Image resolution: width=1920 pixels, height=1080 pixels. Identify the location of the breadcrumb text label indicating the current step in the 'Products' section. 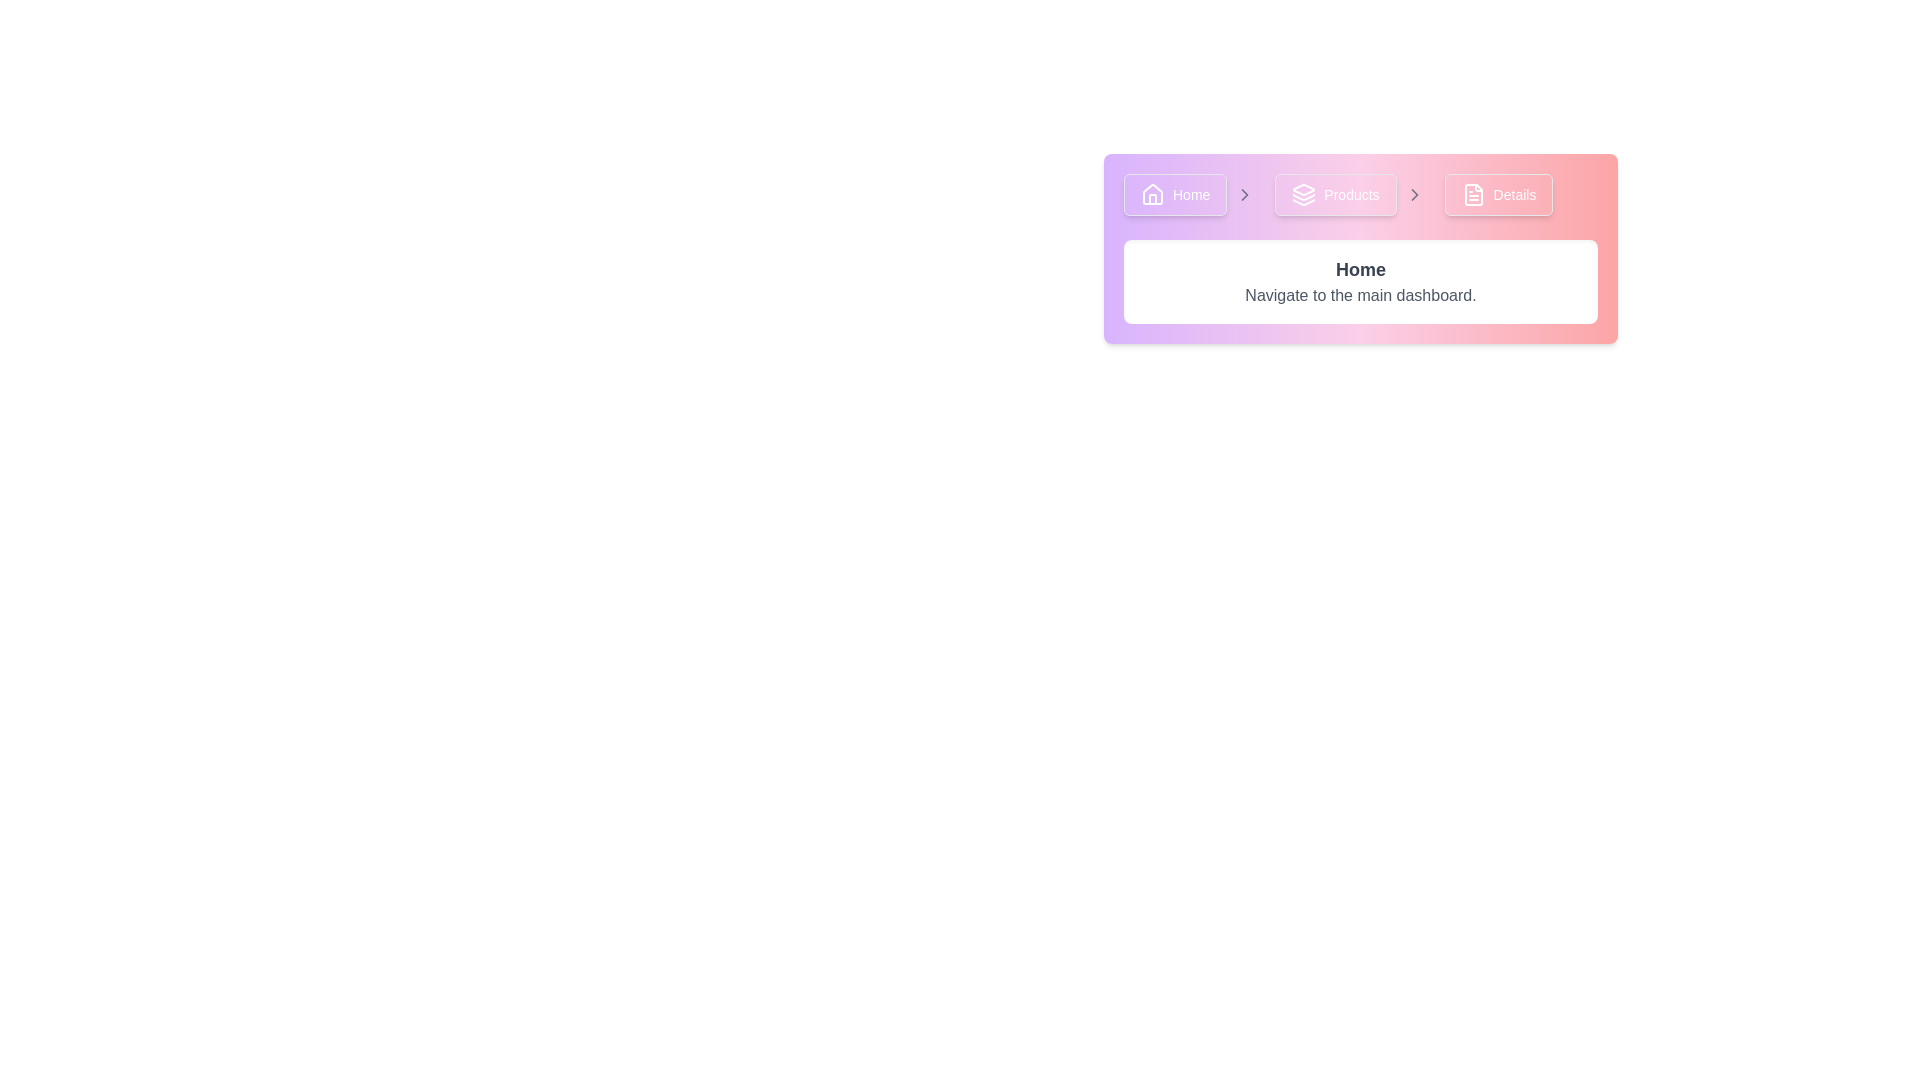
(1352, 195).